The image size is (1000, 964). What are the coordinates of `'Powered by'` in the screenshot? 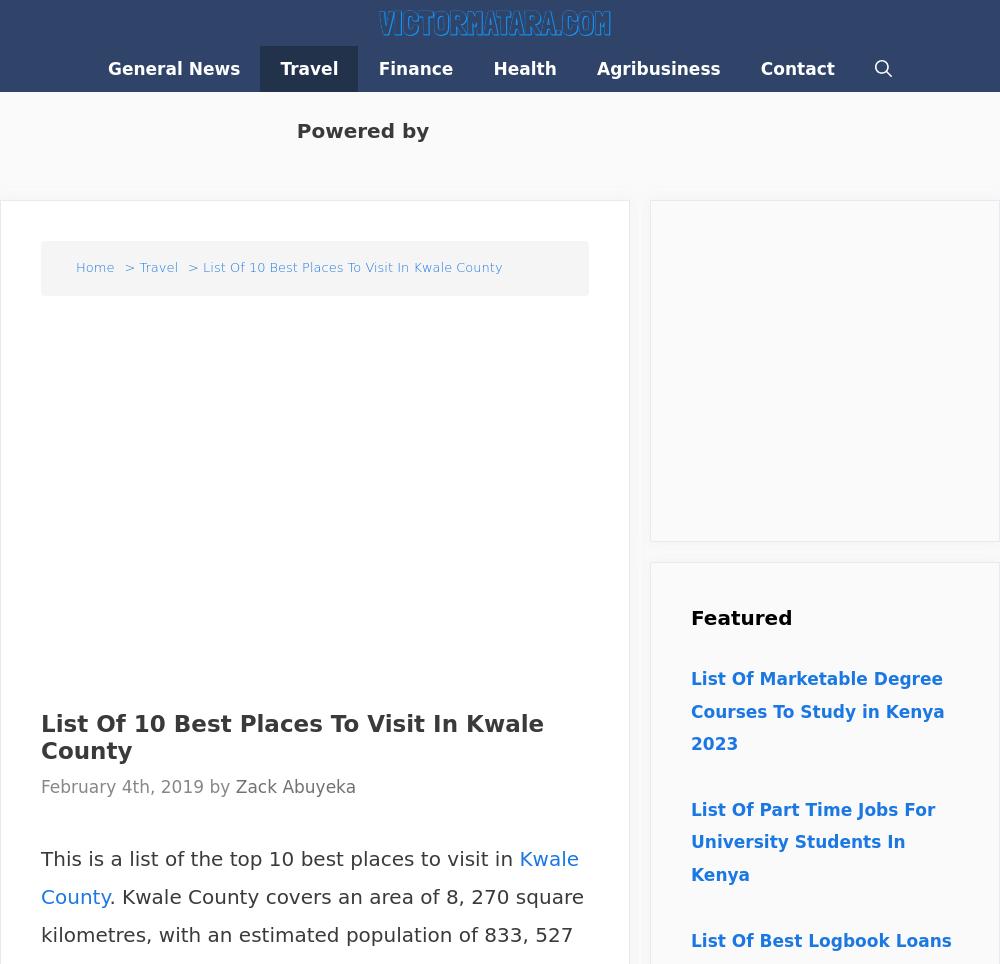 It's located at (358, 131).